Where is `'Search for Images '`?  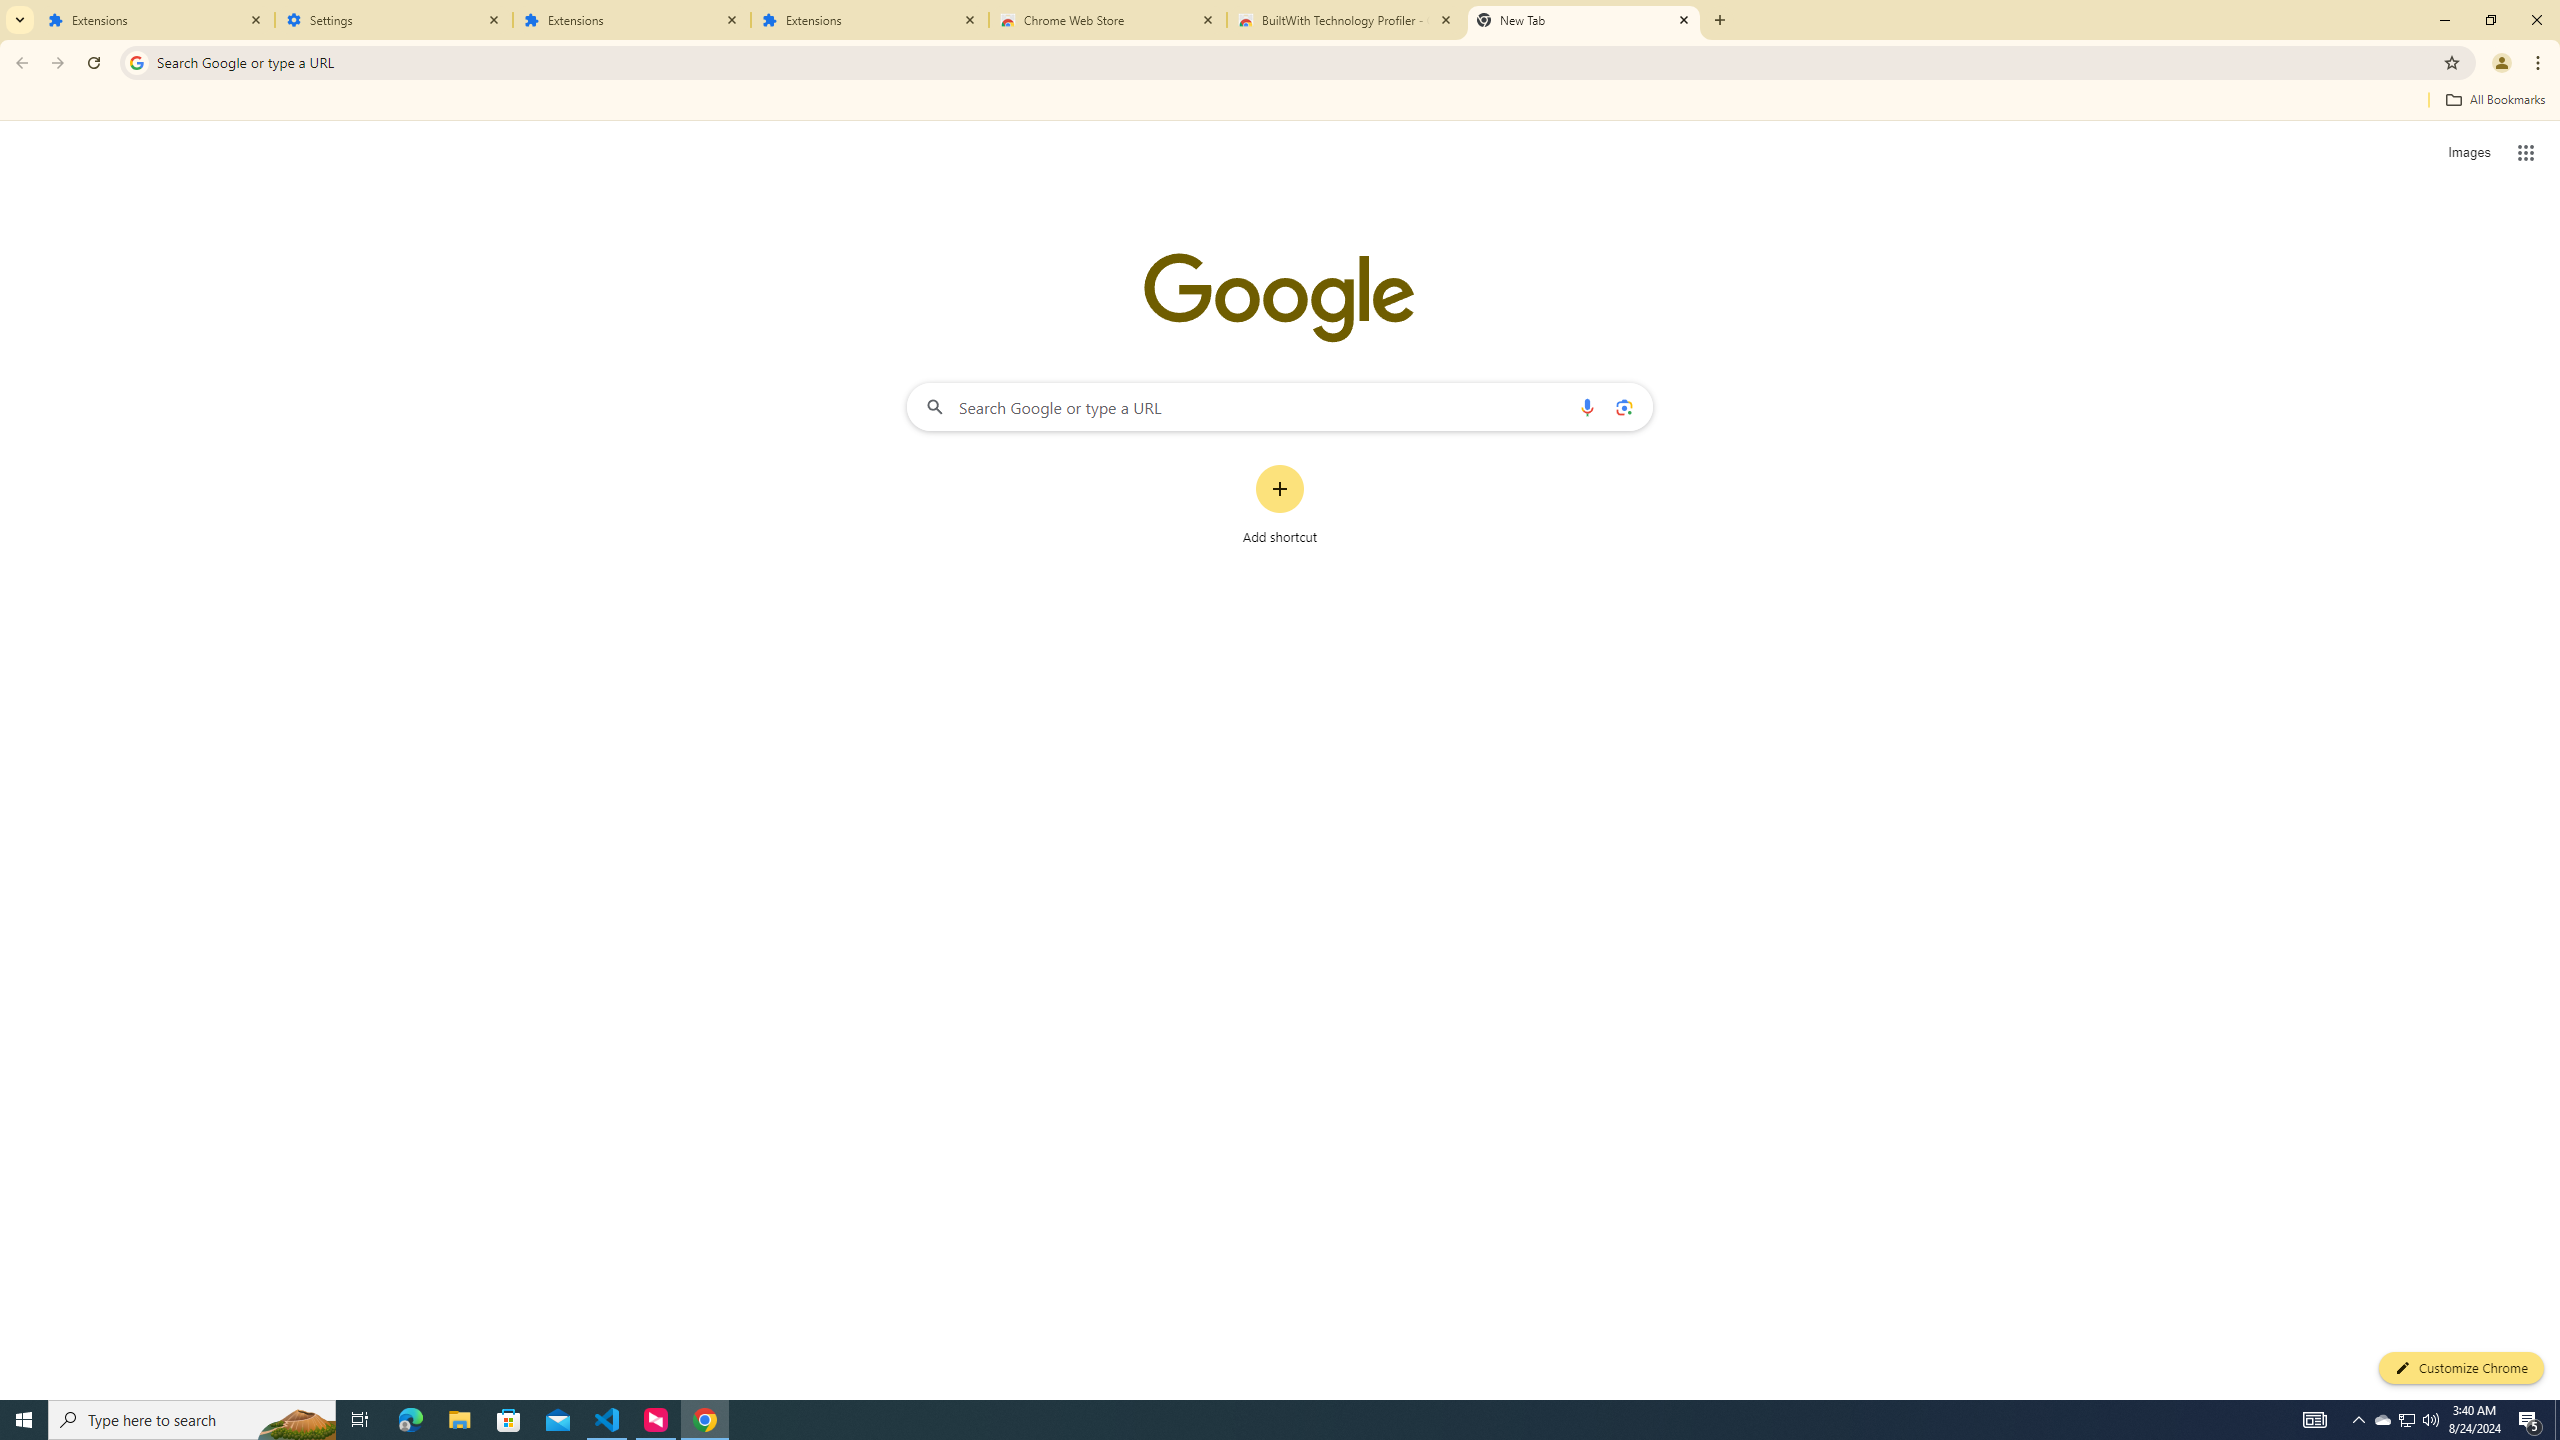
'Search for Images ' is located at coordinates (2469, 153).